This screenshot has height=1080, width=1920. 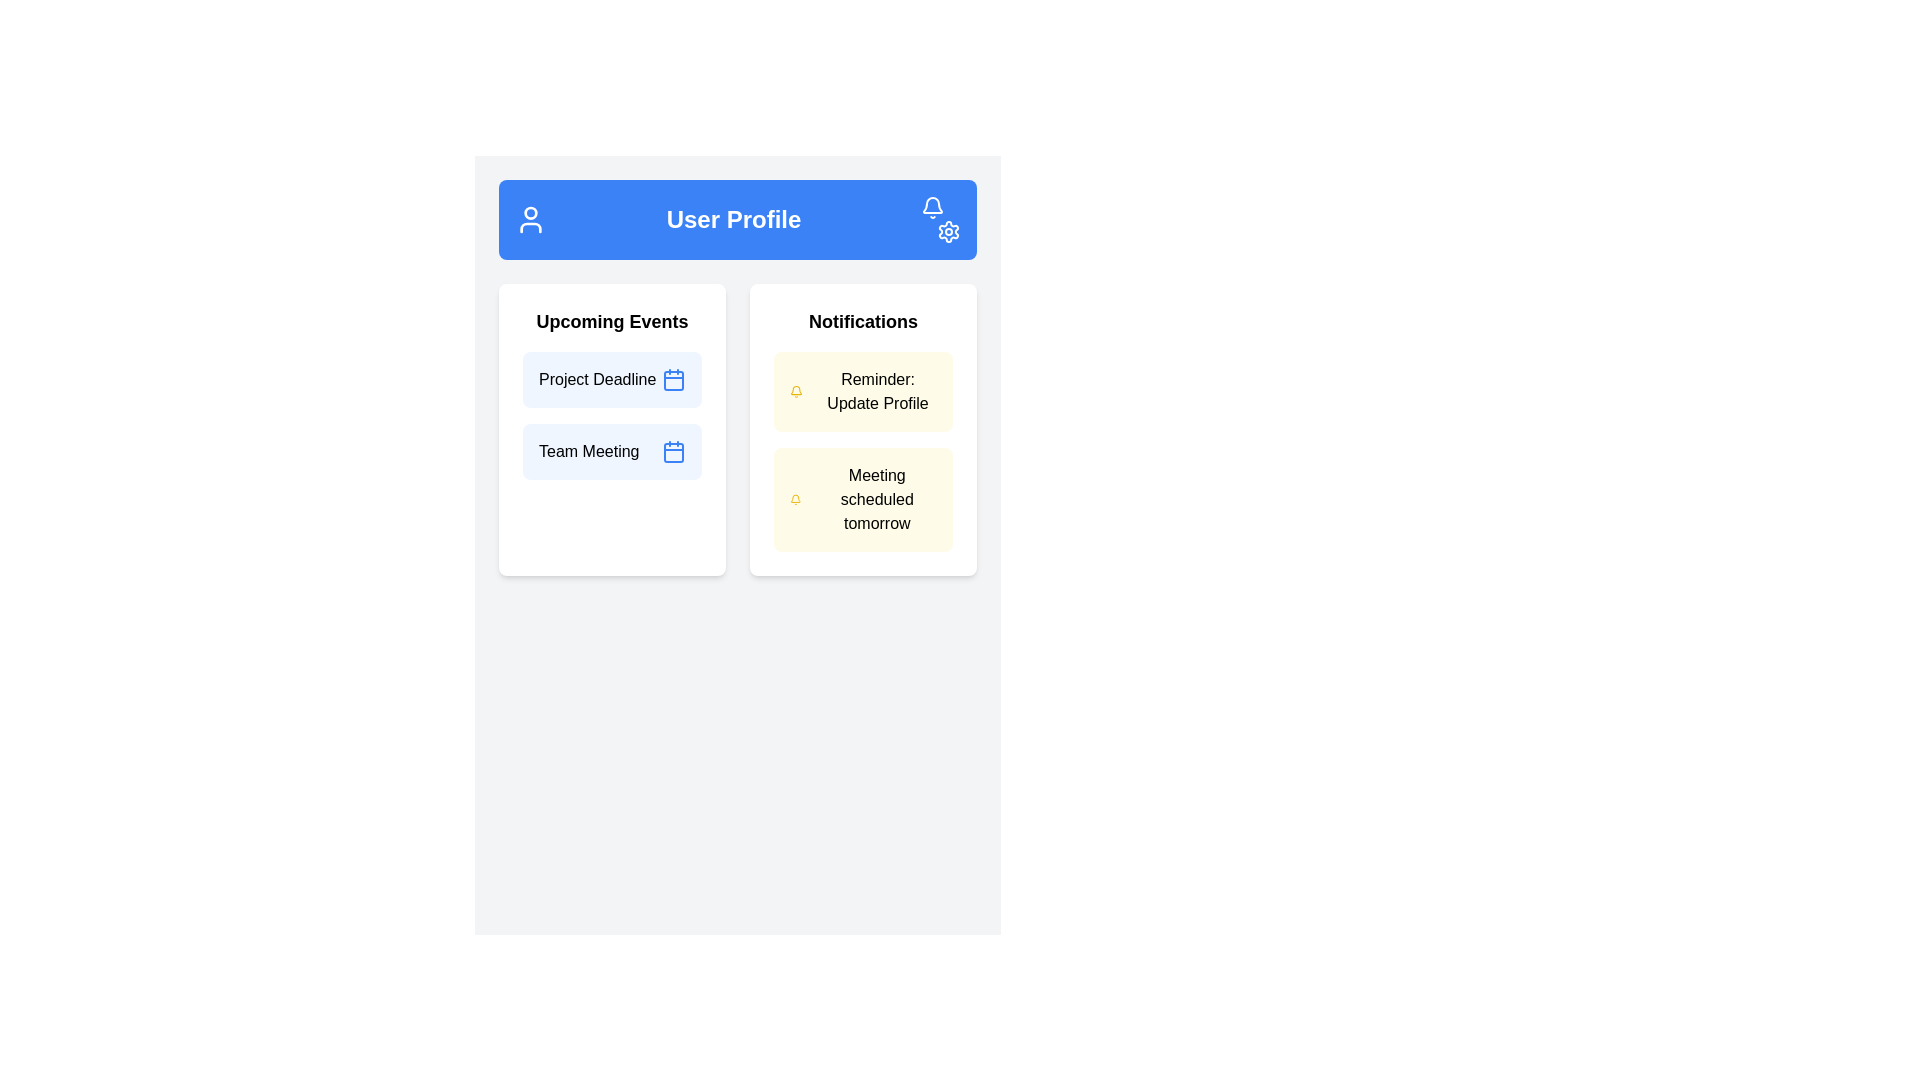 What do you see at coordinates (611, 320) in the screenshot?
I see `the heading text element for the 'Upcoming Events' section, which serves as the title for the events listed below` at bounding box center [611, 320].